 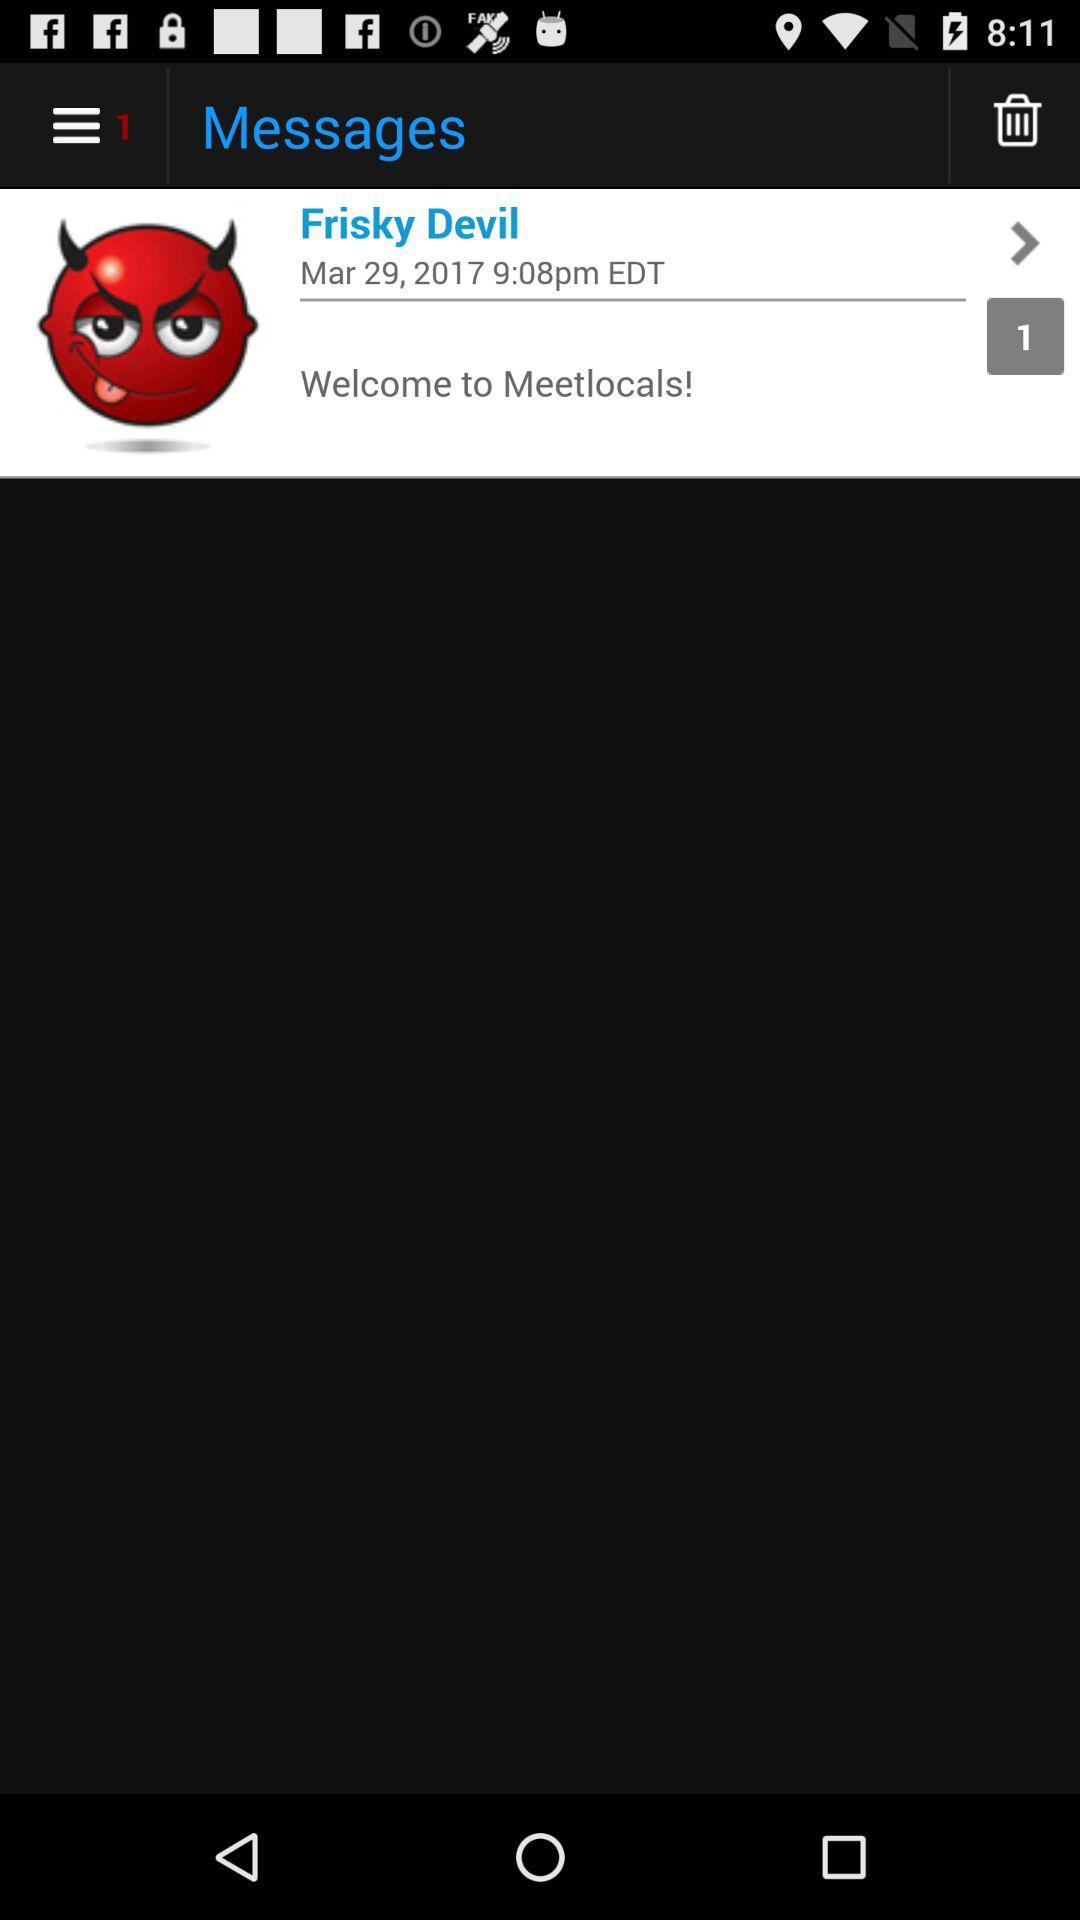 I want to click on icon to the left of 1 icon, so click(x=632, y=298).